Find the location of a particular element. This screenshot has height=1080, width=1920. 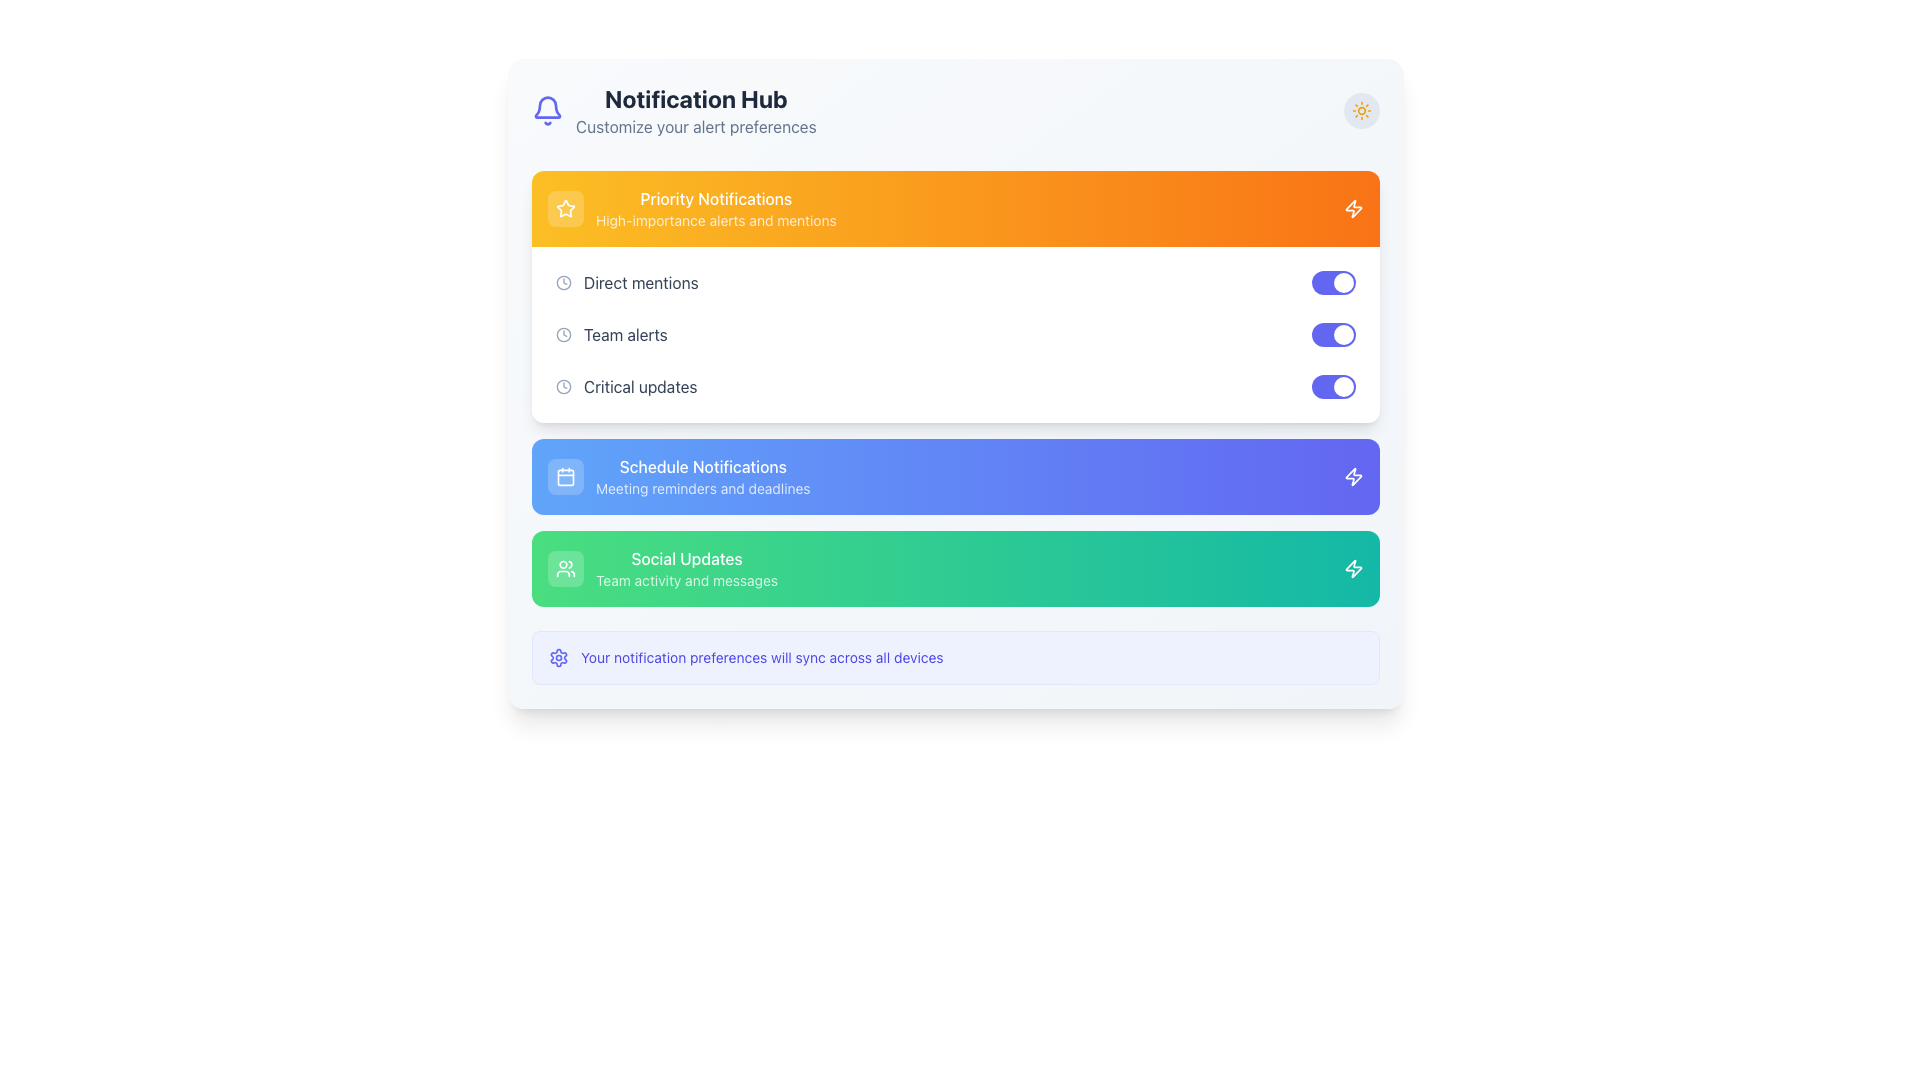

the star icon with a filled outline style, rendered in white, located within the priority notification card at the top of the colored sections, aligned to the left of the text 'Priority Notifications' is located at coordinates (565, 208).